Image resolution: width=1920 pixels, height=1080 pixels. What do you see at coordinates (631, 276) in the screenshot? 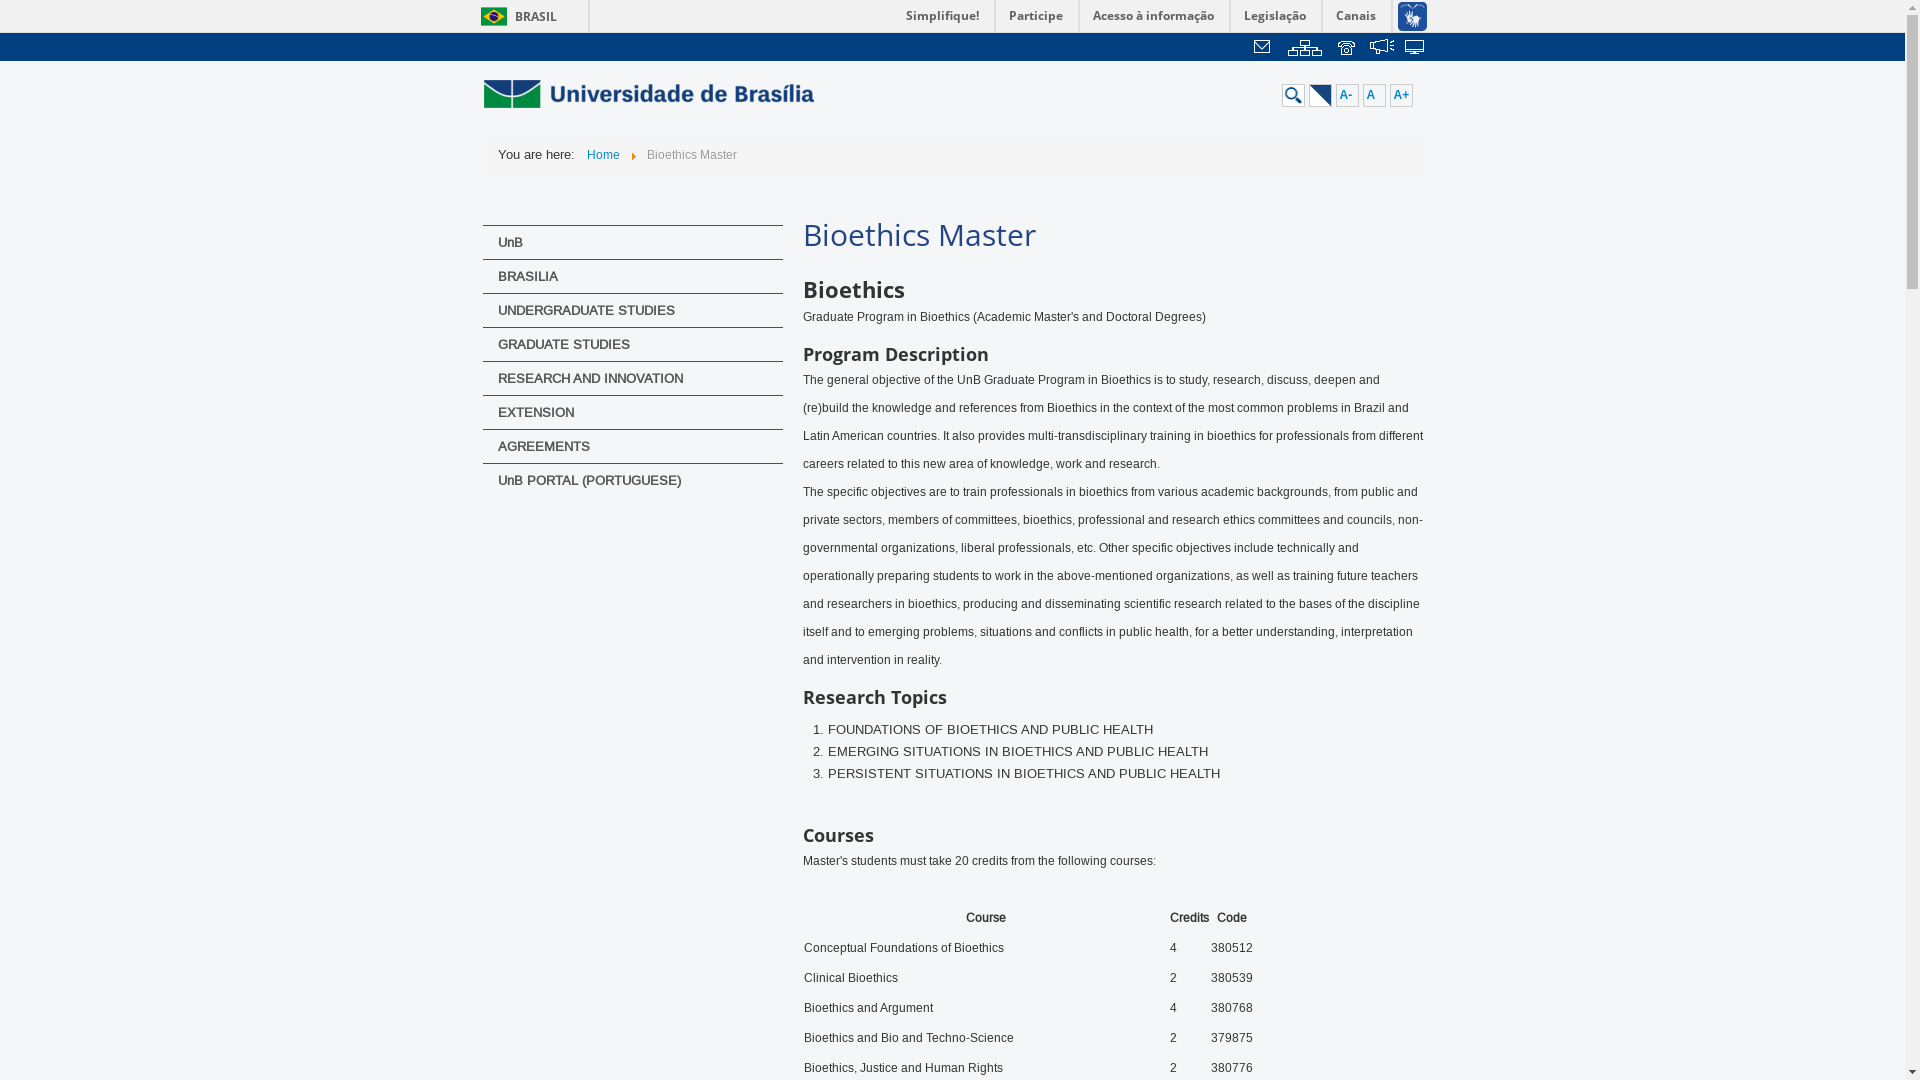
I see `'BRASILIA'` at bounding box center [631, 276].